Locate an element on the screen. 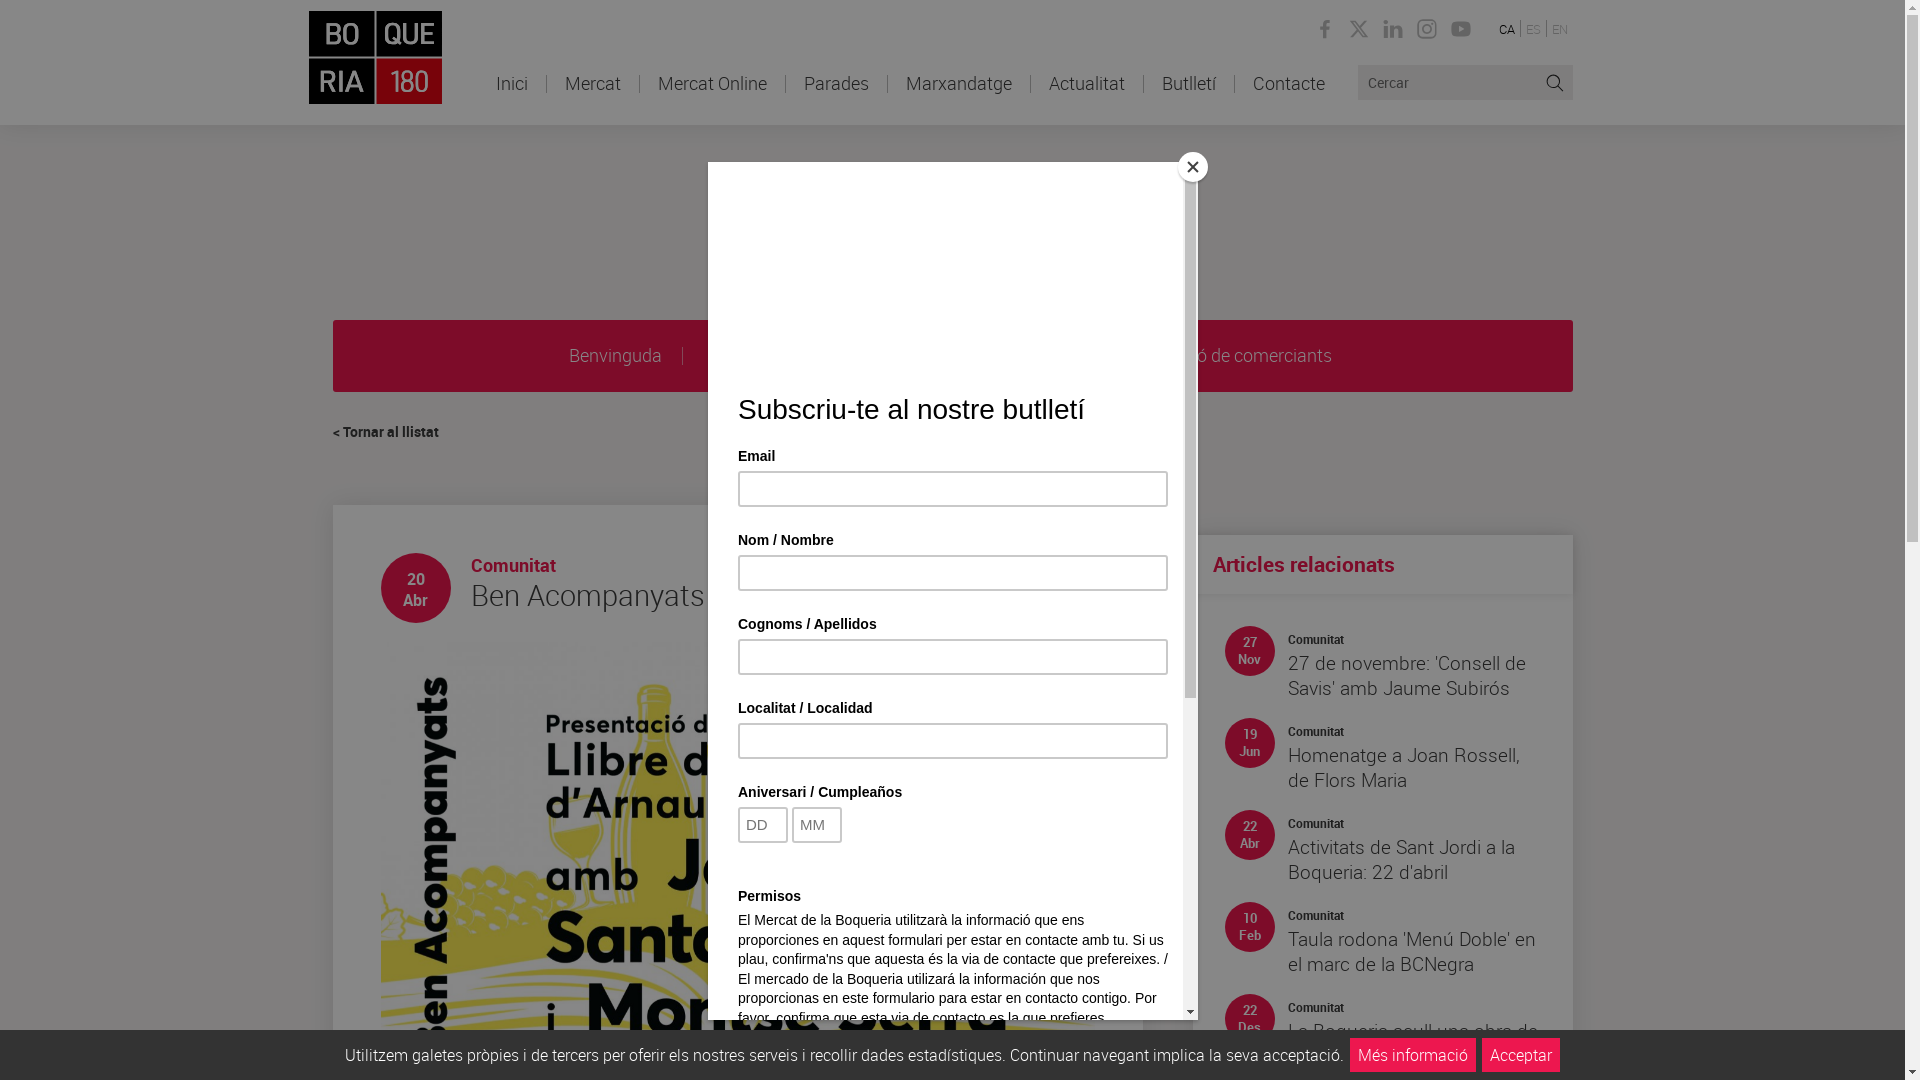 This screenshot has width=1920, height=1080. 'Mercat Online' is located at coordinates (712, 99).